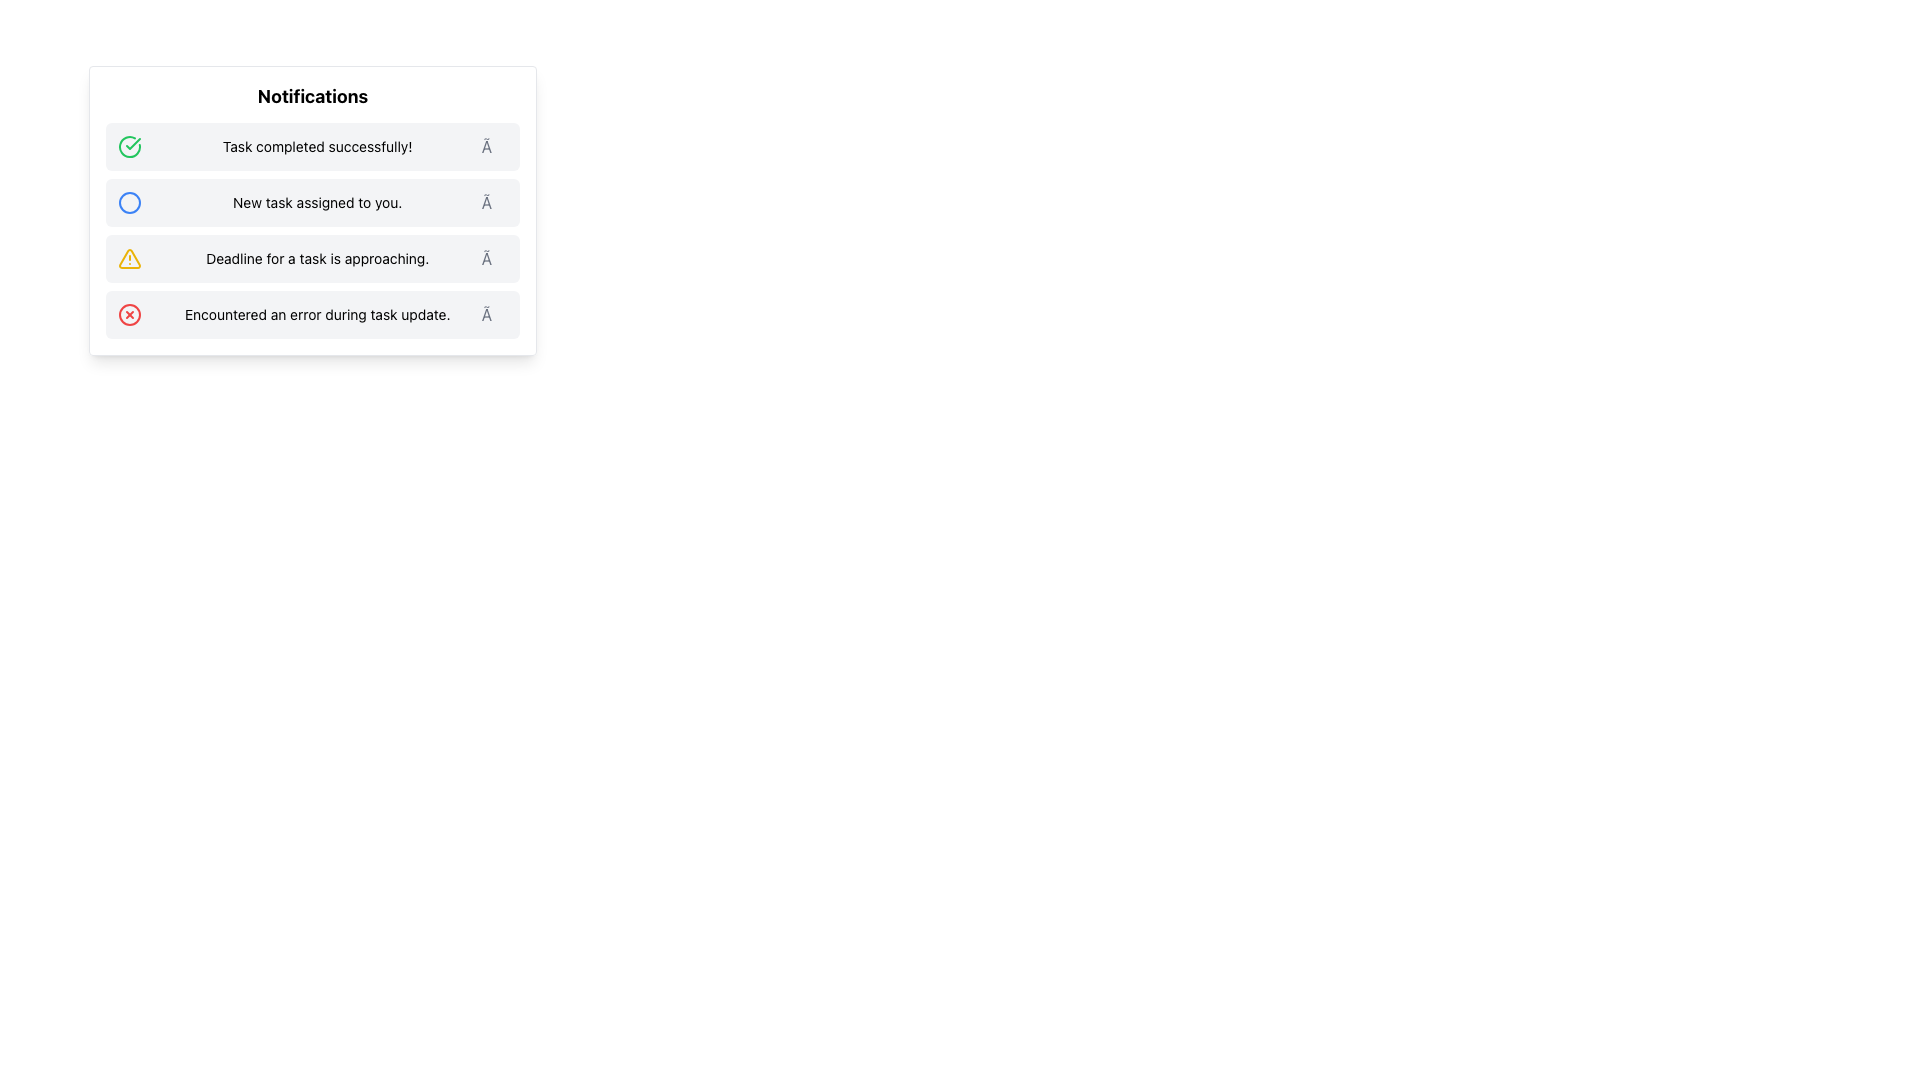 The image size is (1920, 1080). I want to click on the static text label that communicates an error message, located in the bottom row of the notification block, adjacent to an error icon and a close button, so click(316, 315).